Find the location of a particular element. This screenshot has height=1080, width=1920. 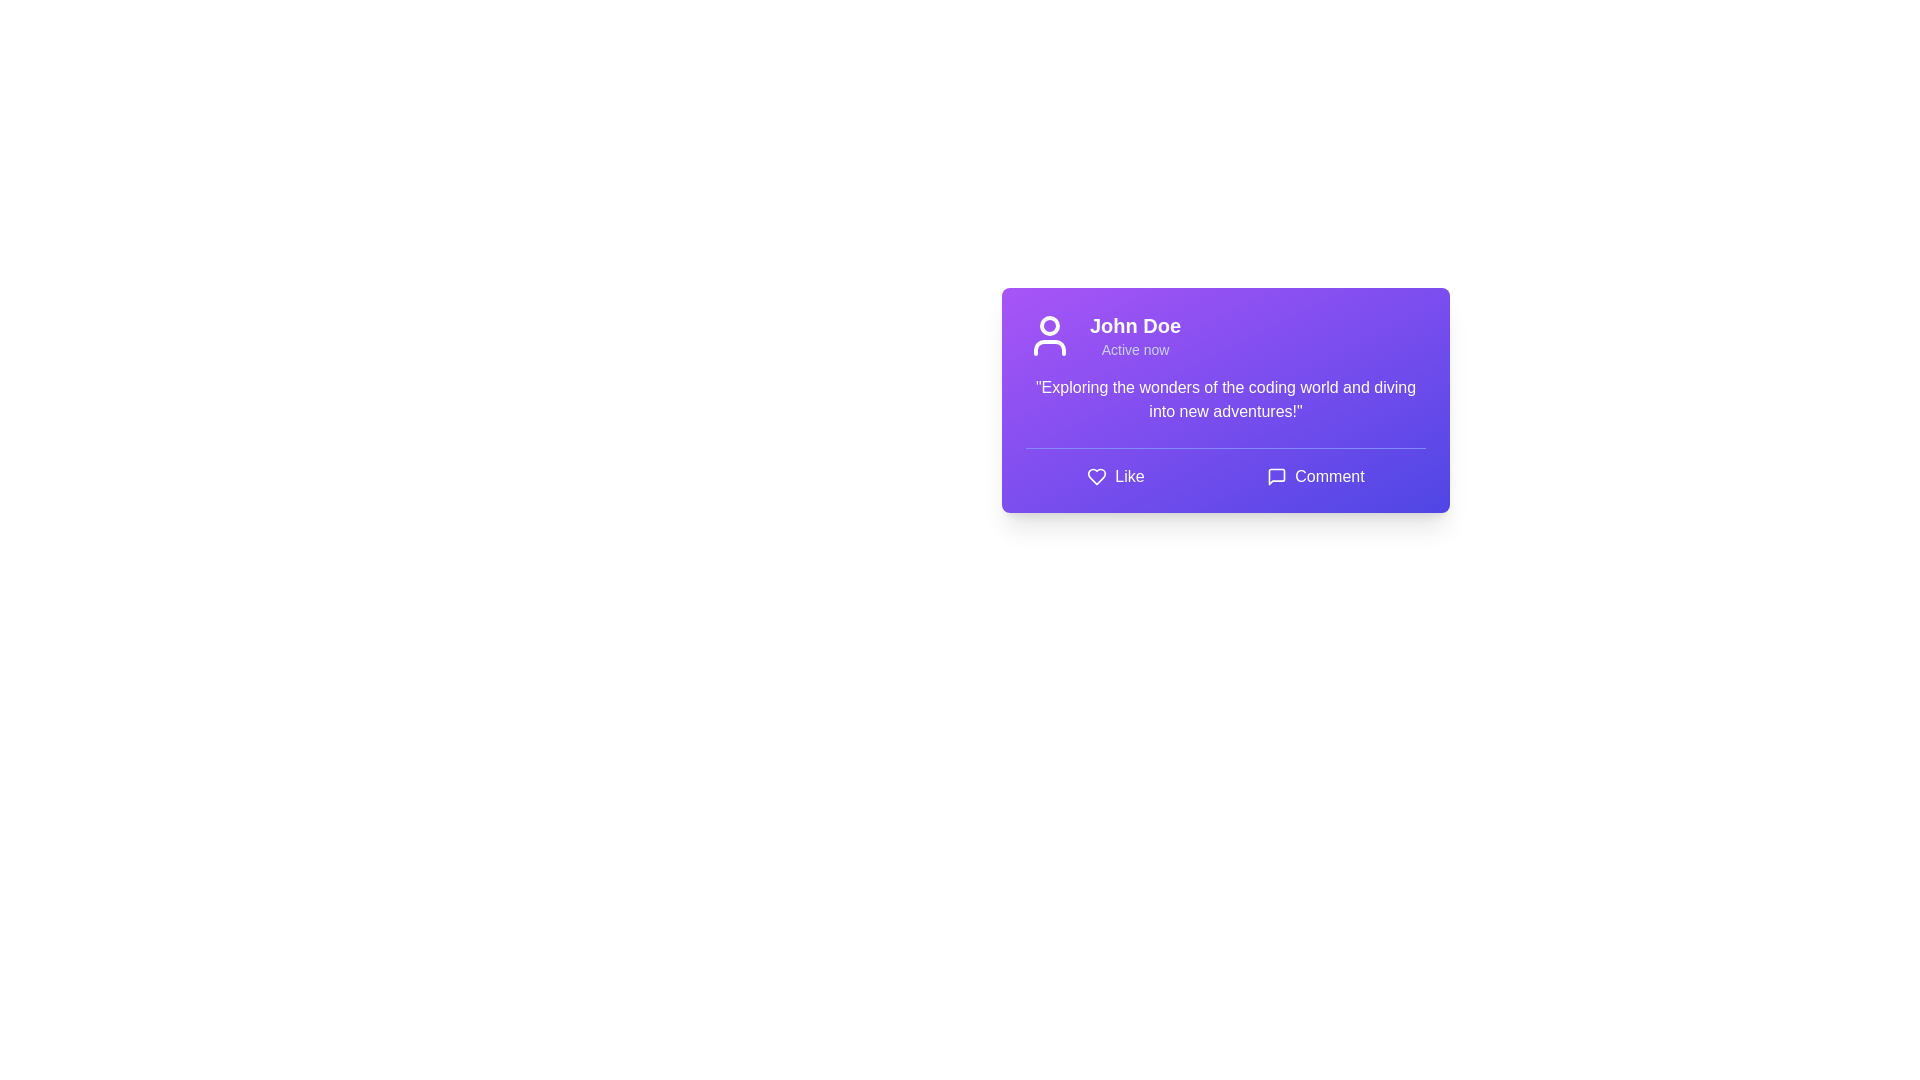

the heart-shaped icon located at the bottom left corner of the card is located at coordinates (1096, 477).